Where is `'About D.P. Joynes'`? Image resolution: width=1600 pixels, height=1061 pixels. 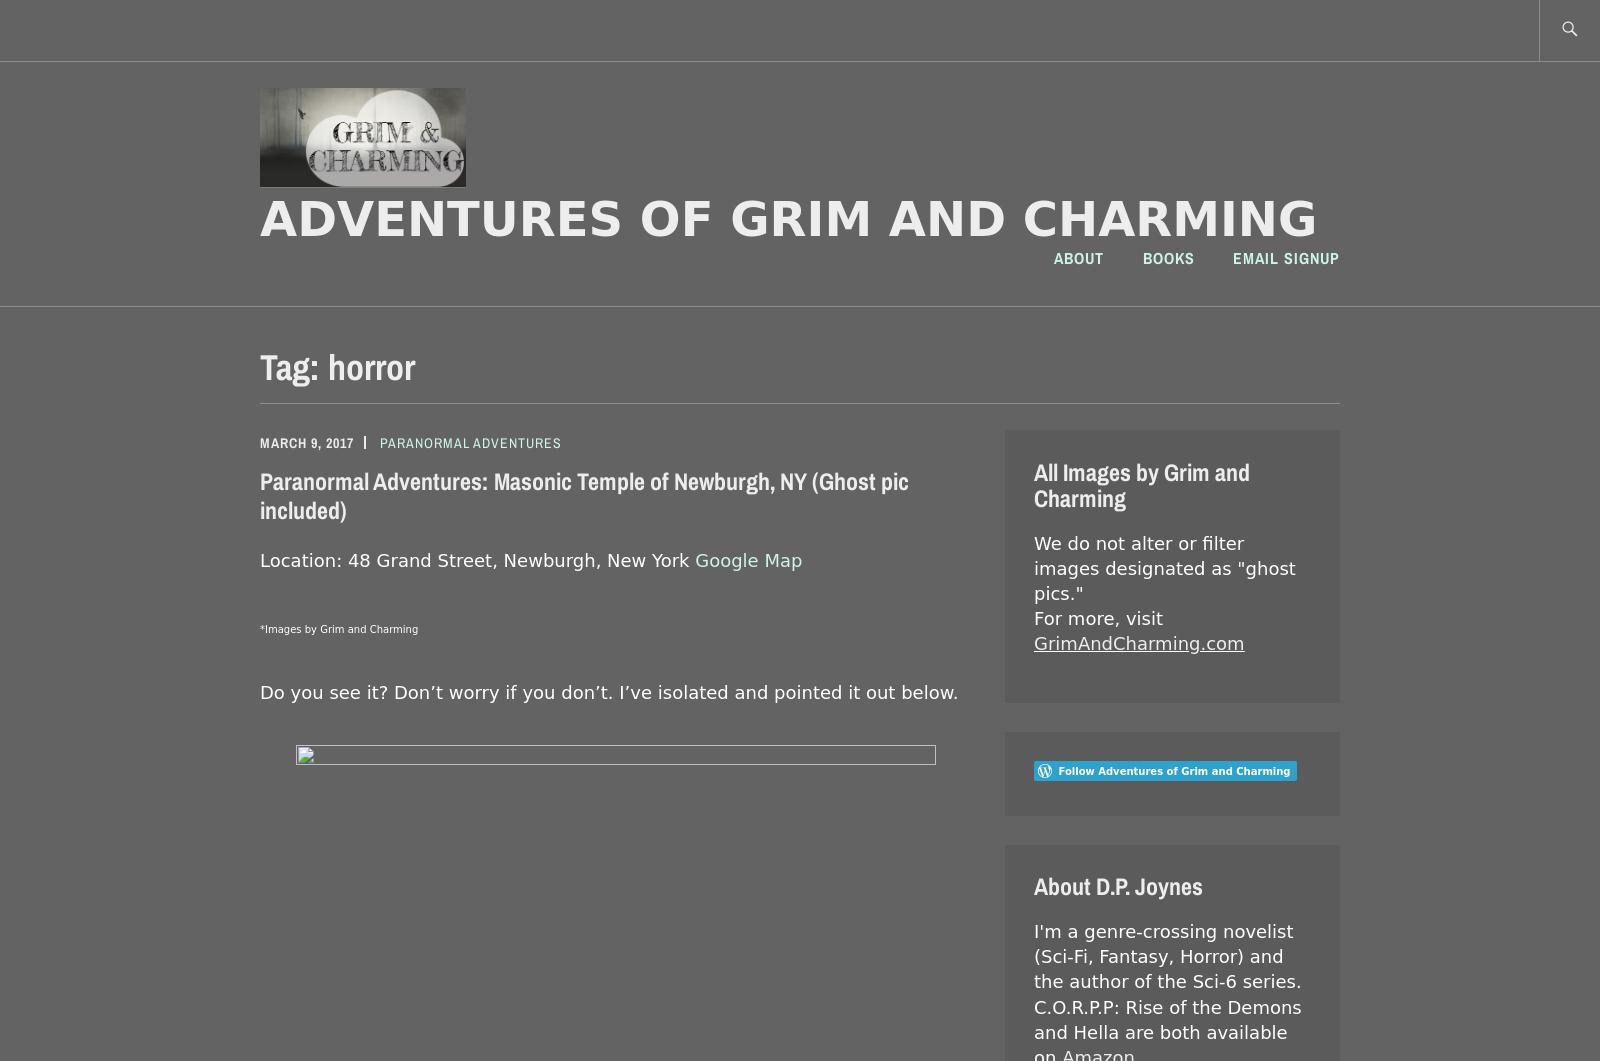
'About D.P. Joynes' is located at coordinates (1118, 885).